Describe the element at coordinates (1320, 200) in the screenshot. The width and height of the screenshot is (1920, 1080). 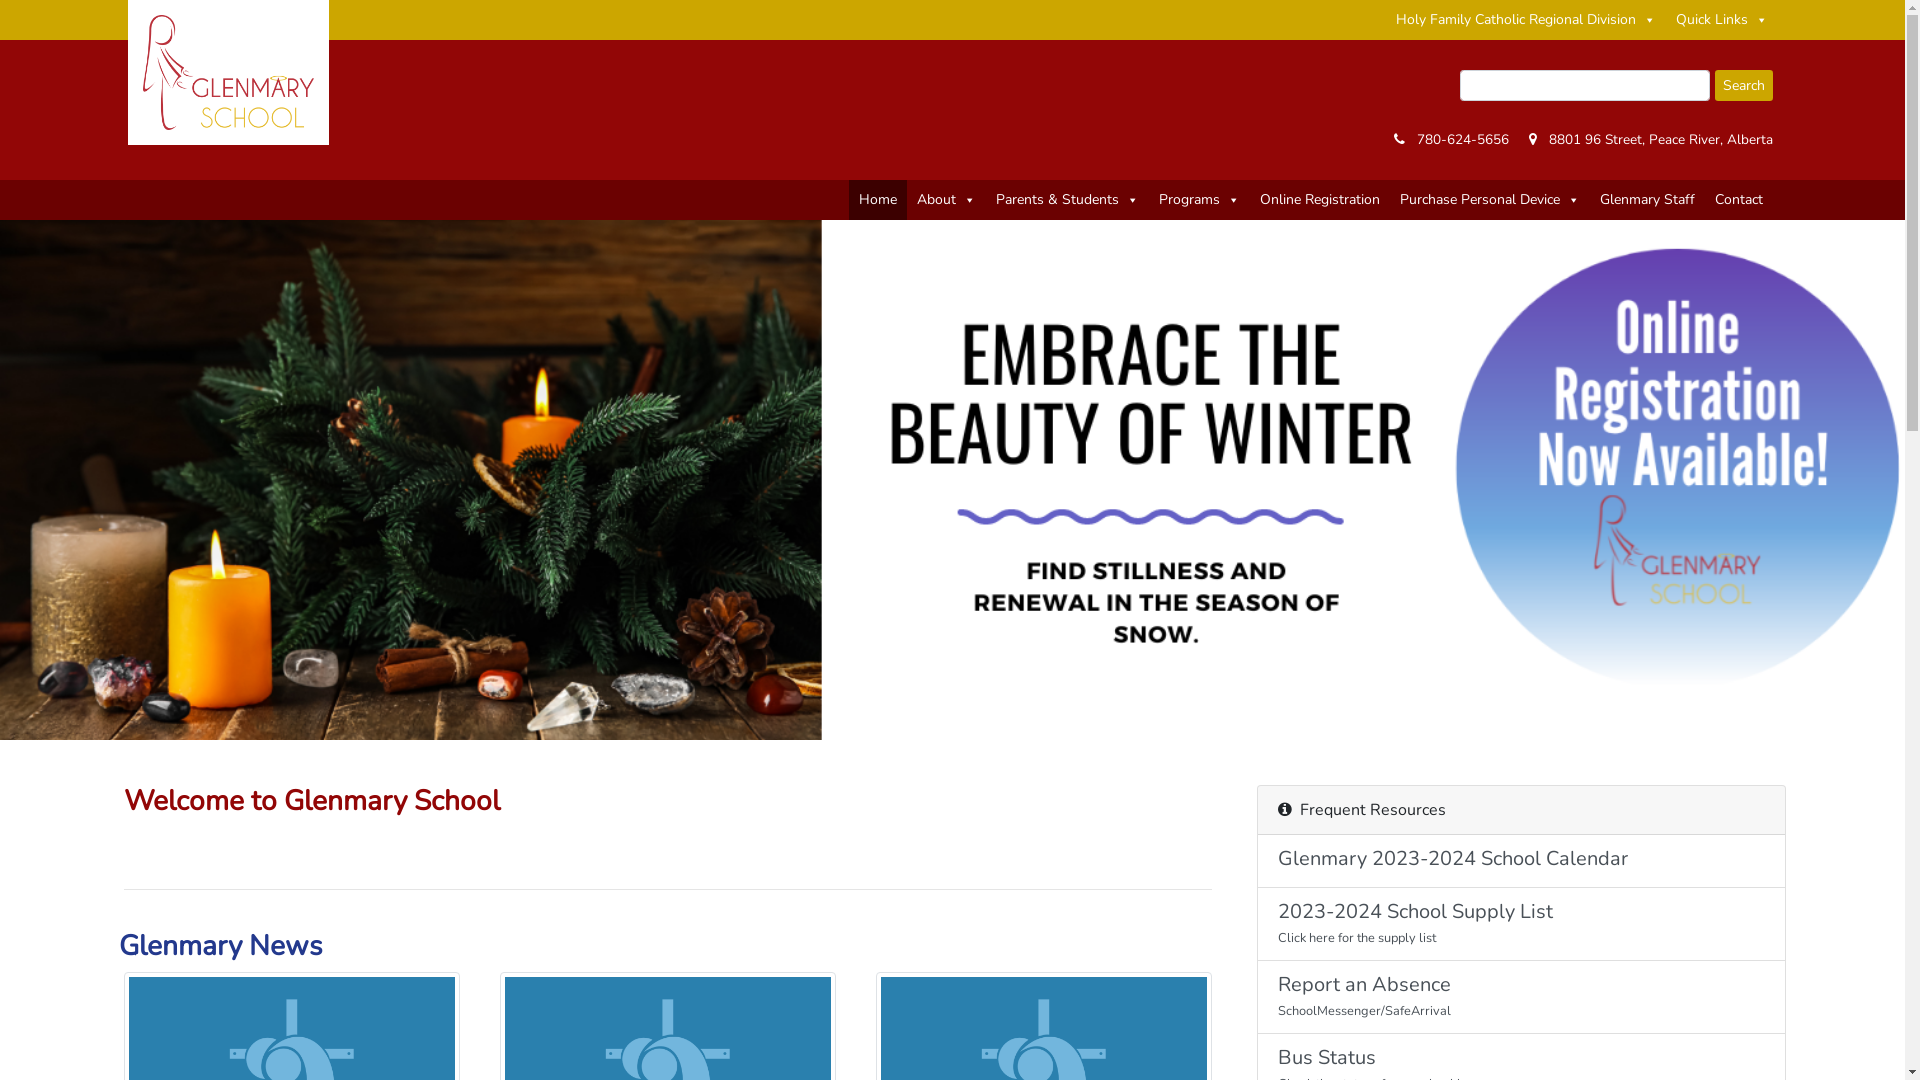
I see `'Online Registration'` at that location.